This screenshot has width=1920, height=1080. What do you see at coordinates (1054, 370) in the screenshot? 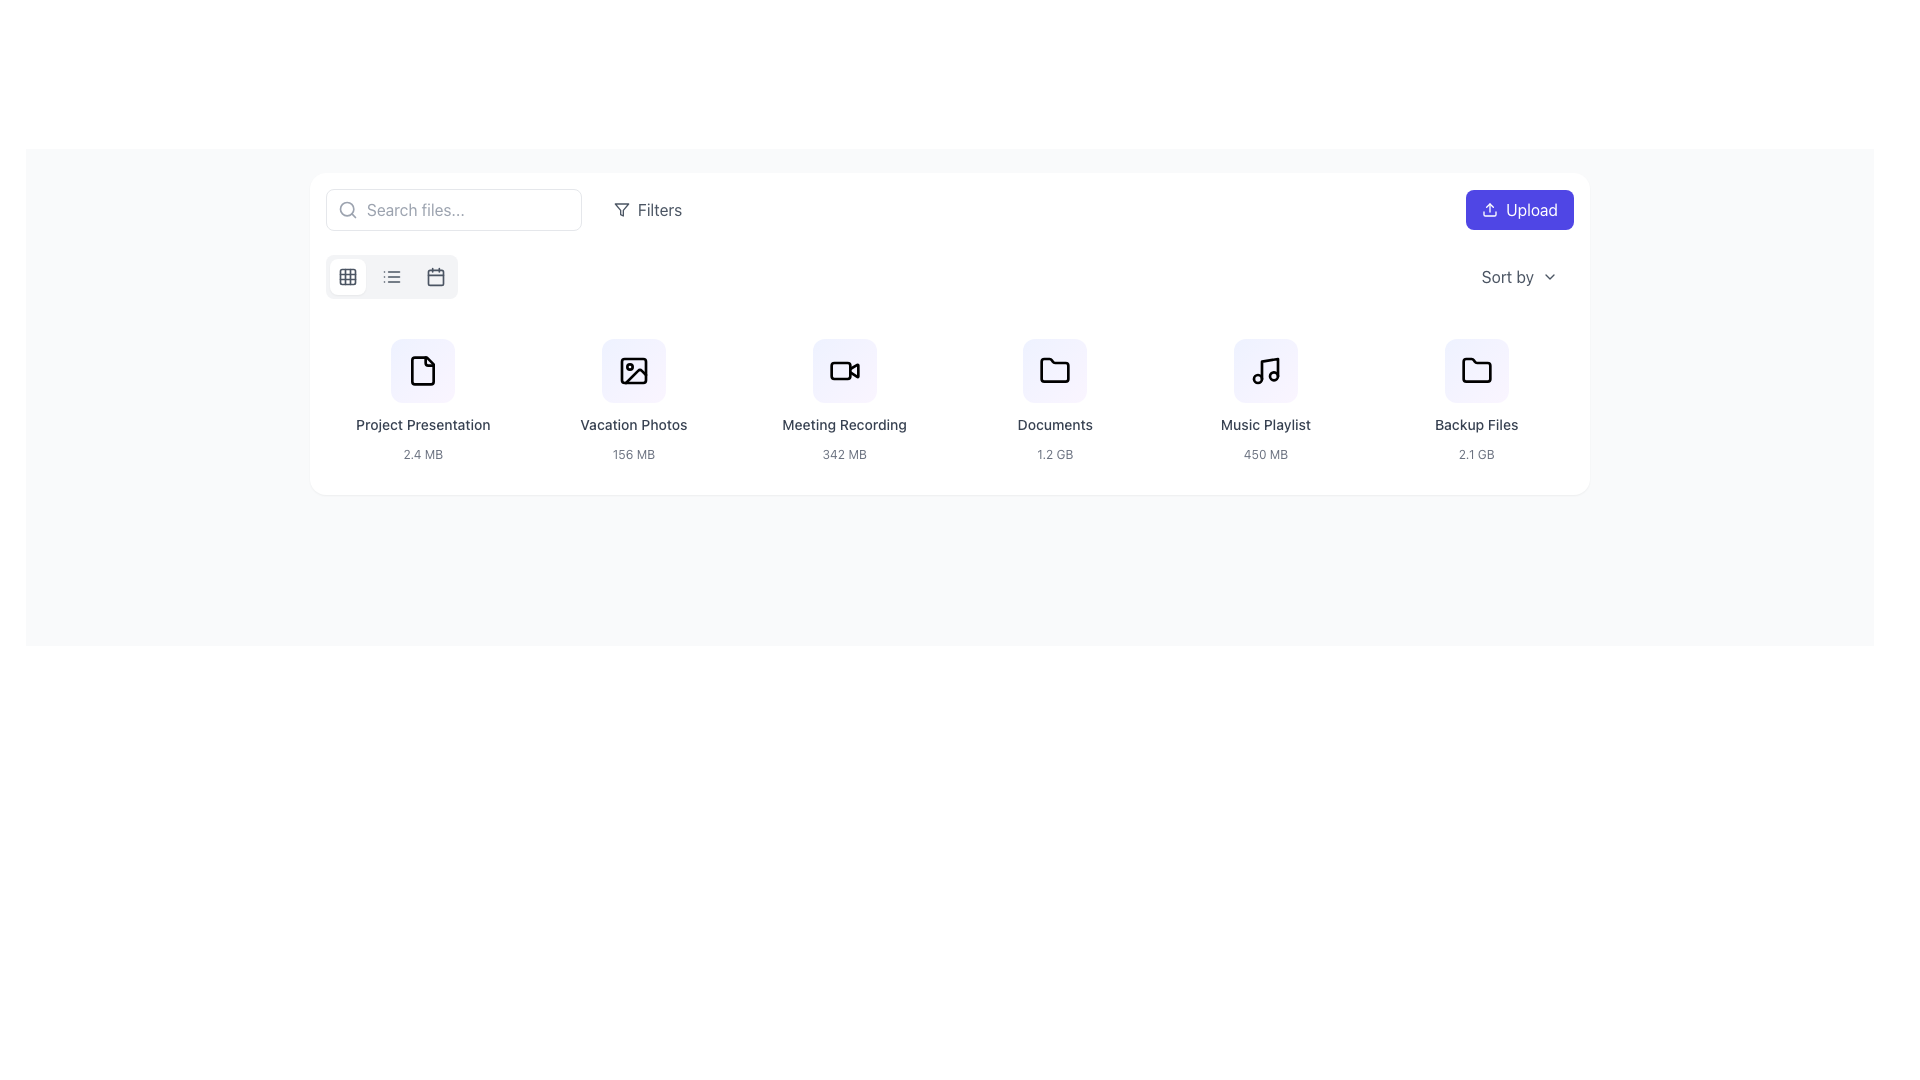
I see `the square icon with rounded corners representing a folder, located under the 'Documents' label` at bounding box center [1054, 370].